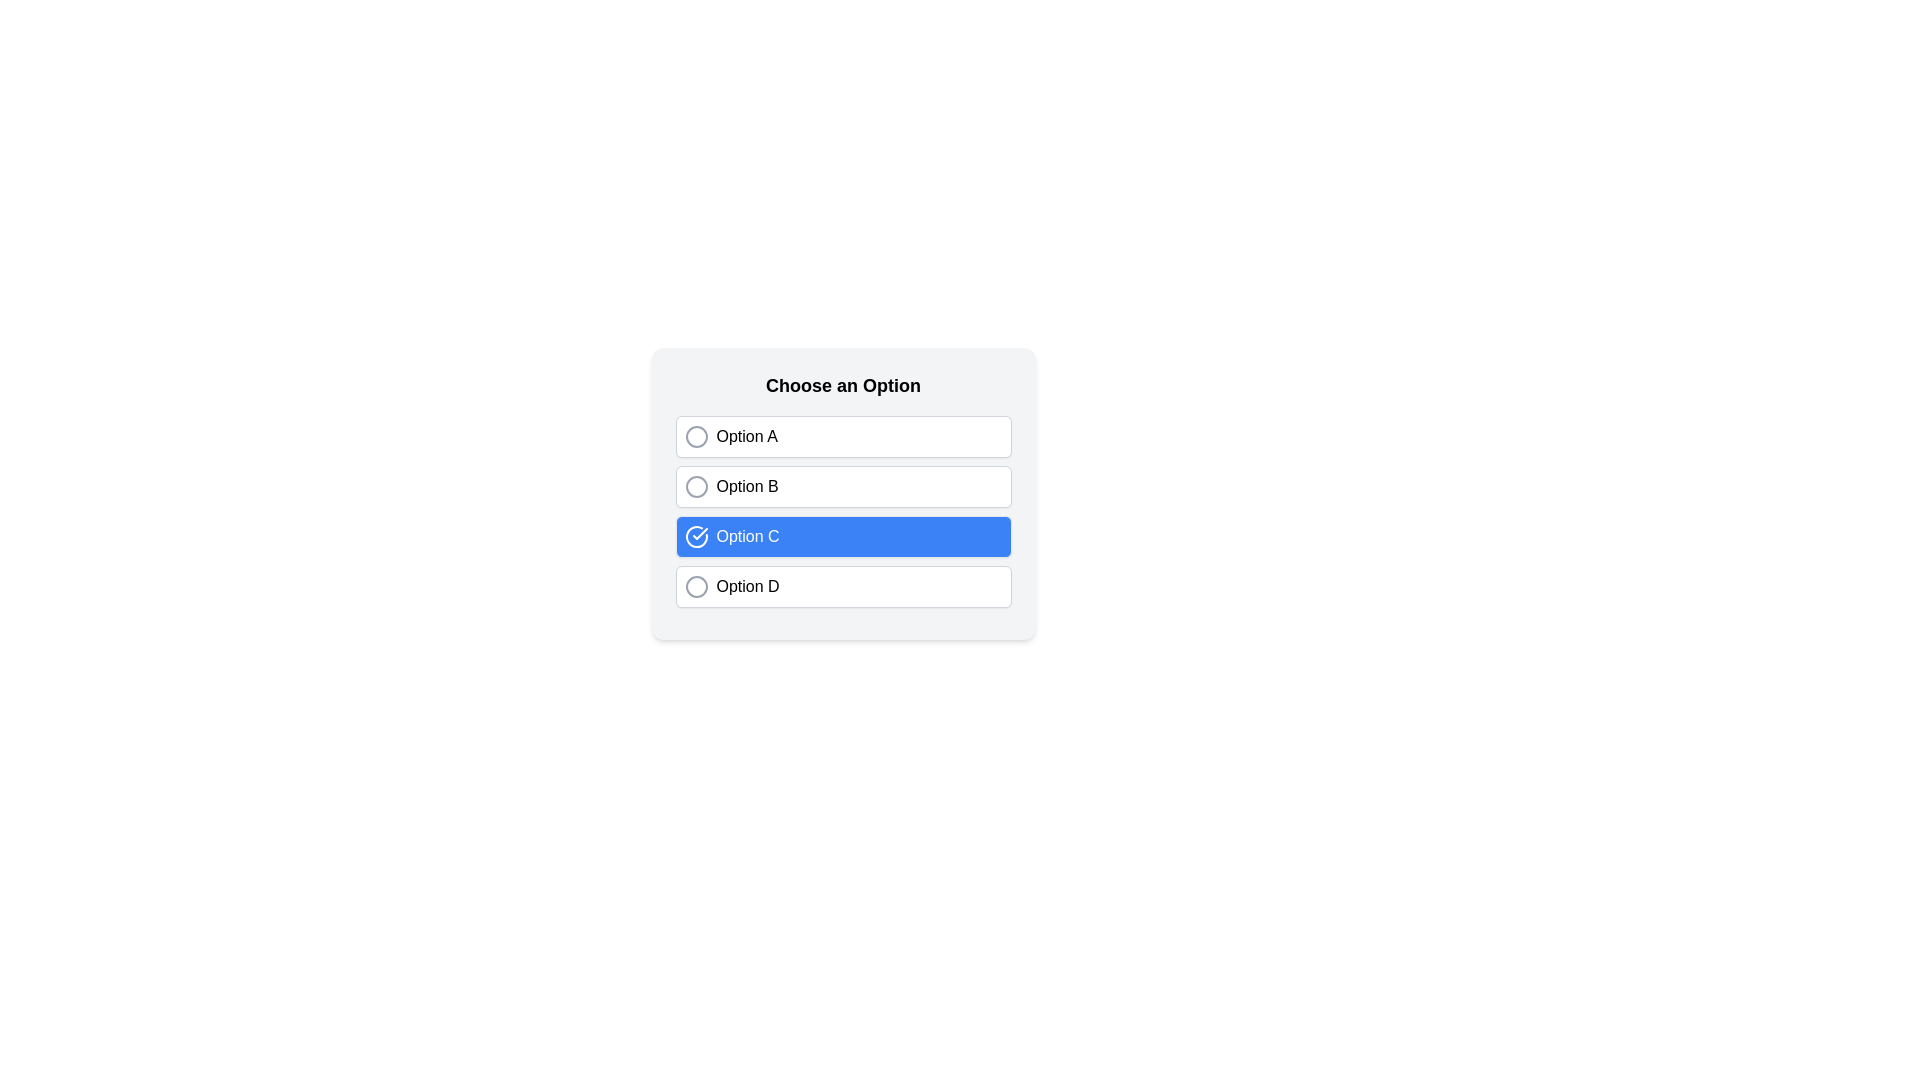 The width and height of the screenshot is (1920, 1080). Describe the element at coordinates (696, 535) in the screenshot. I see `the circular icon with a checkmark located to the left of the text 'Option C'` at that location.